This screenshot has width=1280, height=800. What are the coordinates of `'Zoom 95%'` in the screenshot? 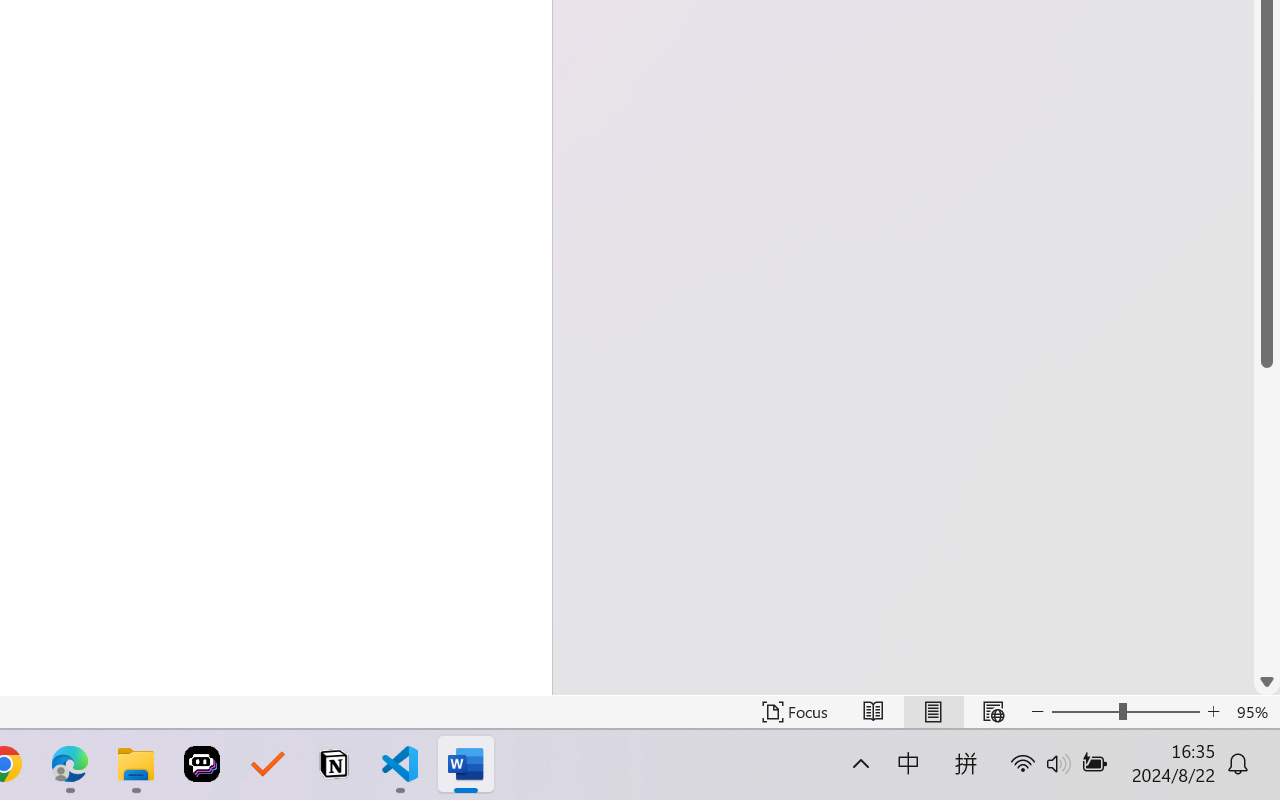 It's located at (1252, 711).